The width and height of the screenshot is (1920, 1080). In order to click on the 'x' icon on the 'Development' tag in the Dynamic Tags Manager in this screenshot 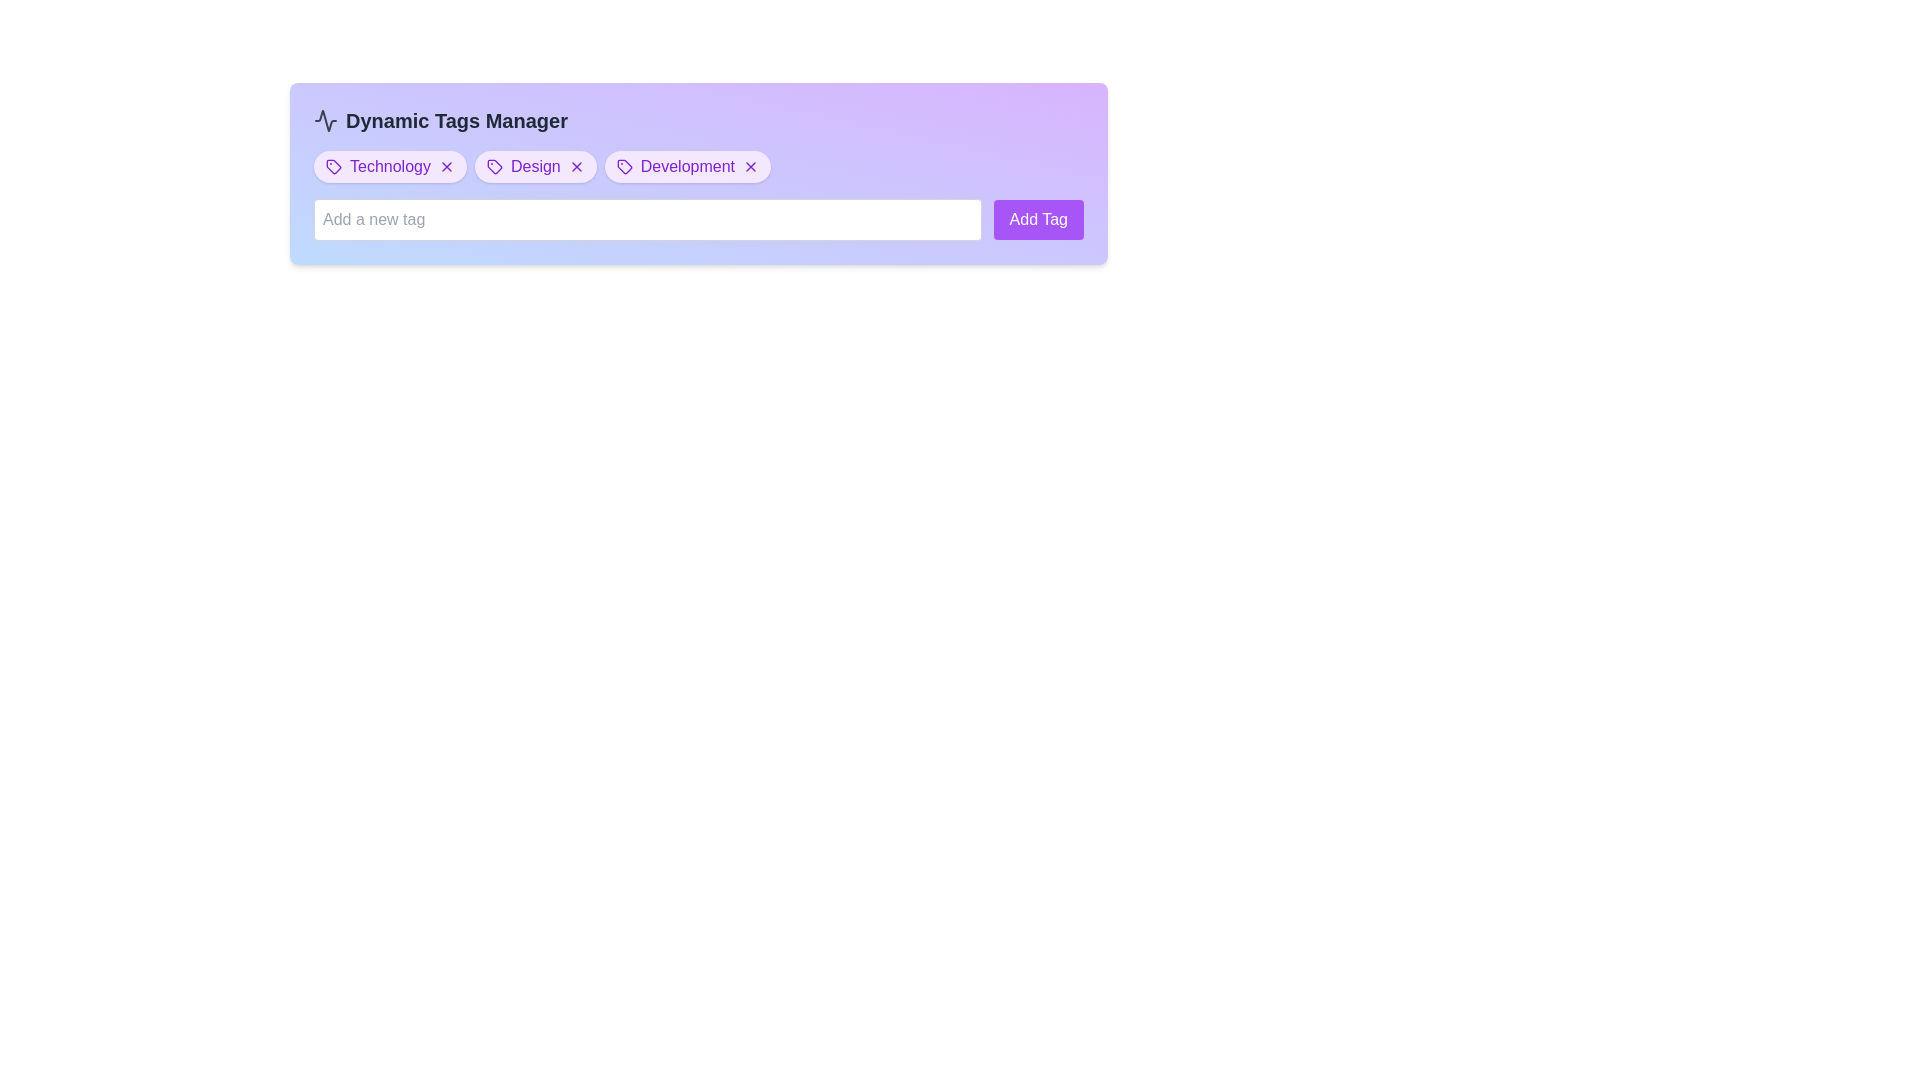, I will do `click(687, 165)`.